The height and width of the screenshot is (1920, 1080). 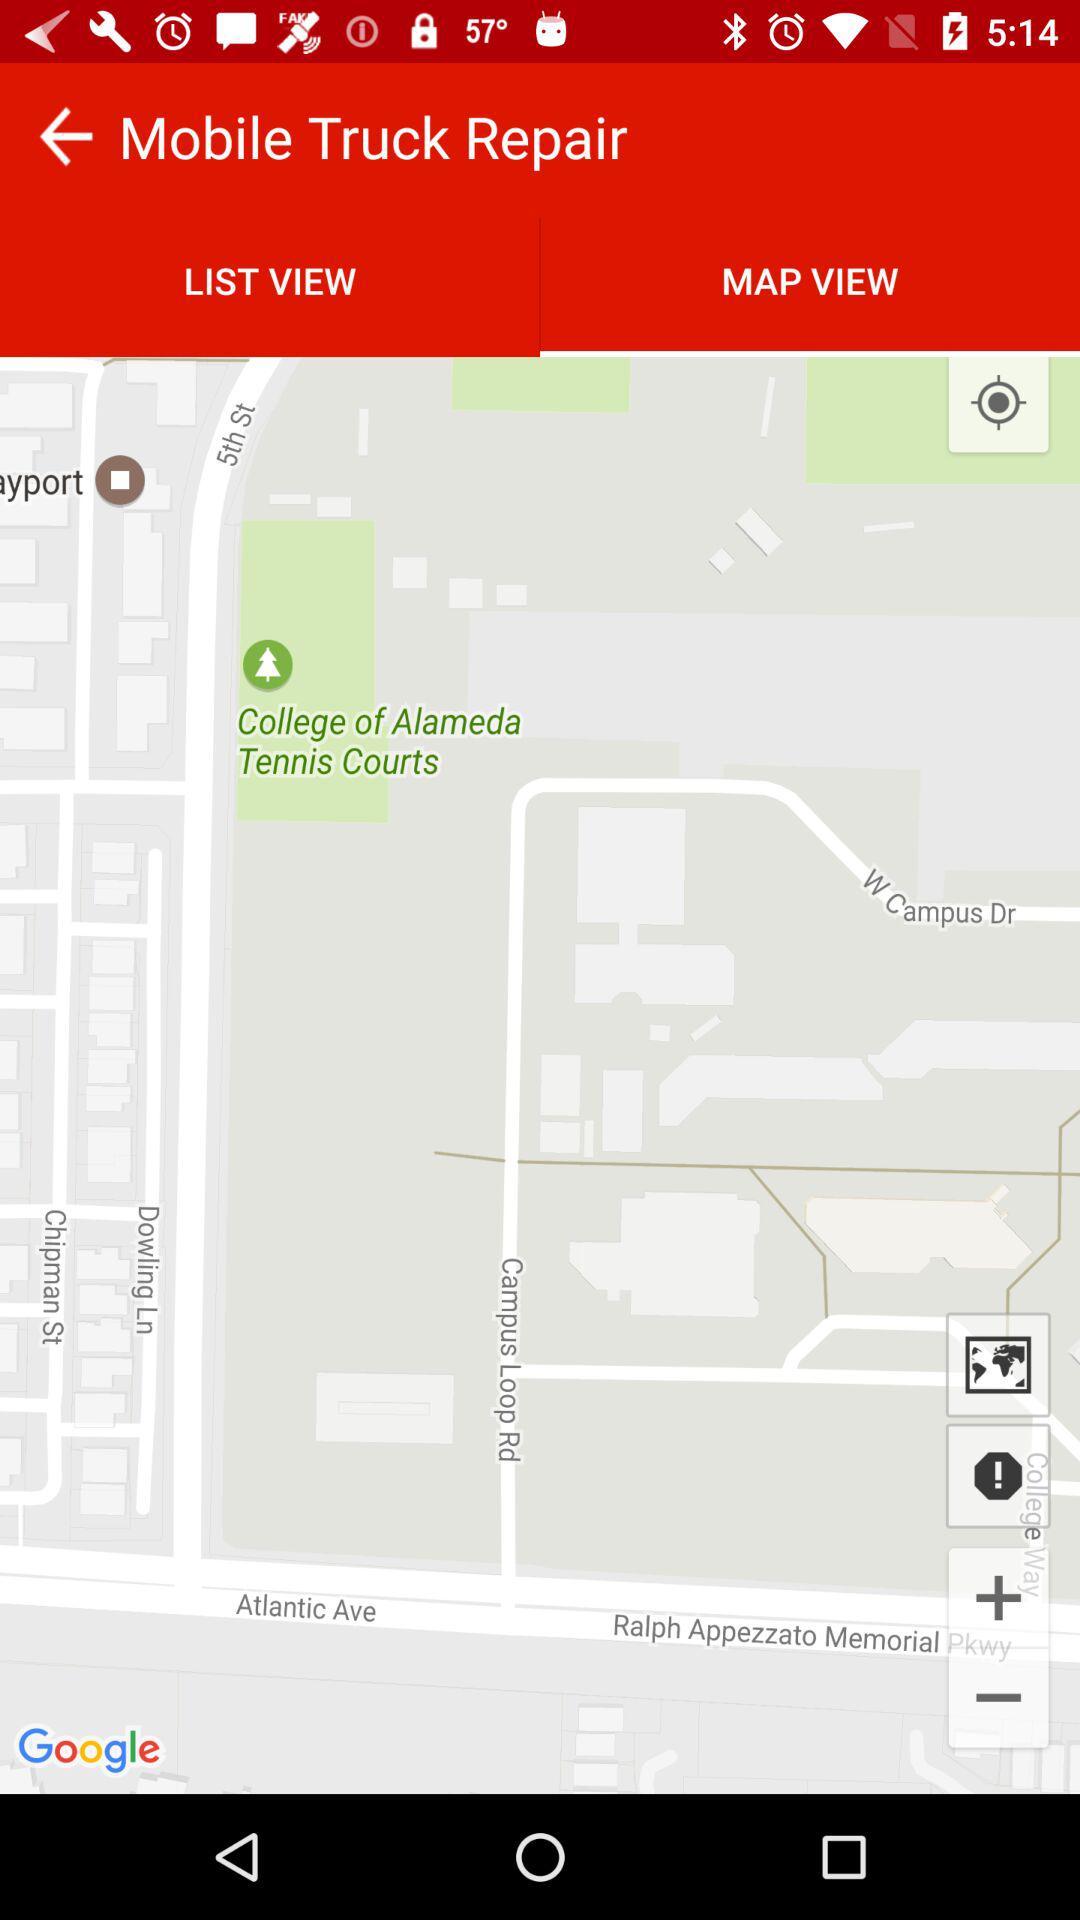 What do you see at coordinates (540, 1002) in the screenshot?
I see `the item at the center` at bounding box center [540, 1002].